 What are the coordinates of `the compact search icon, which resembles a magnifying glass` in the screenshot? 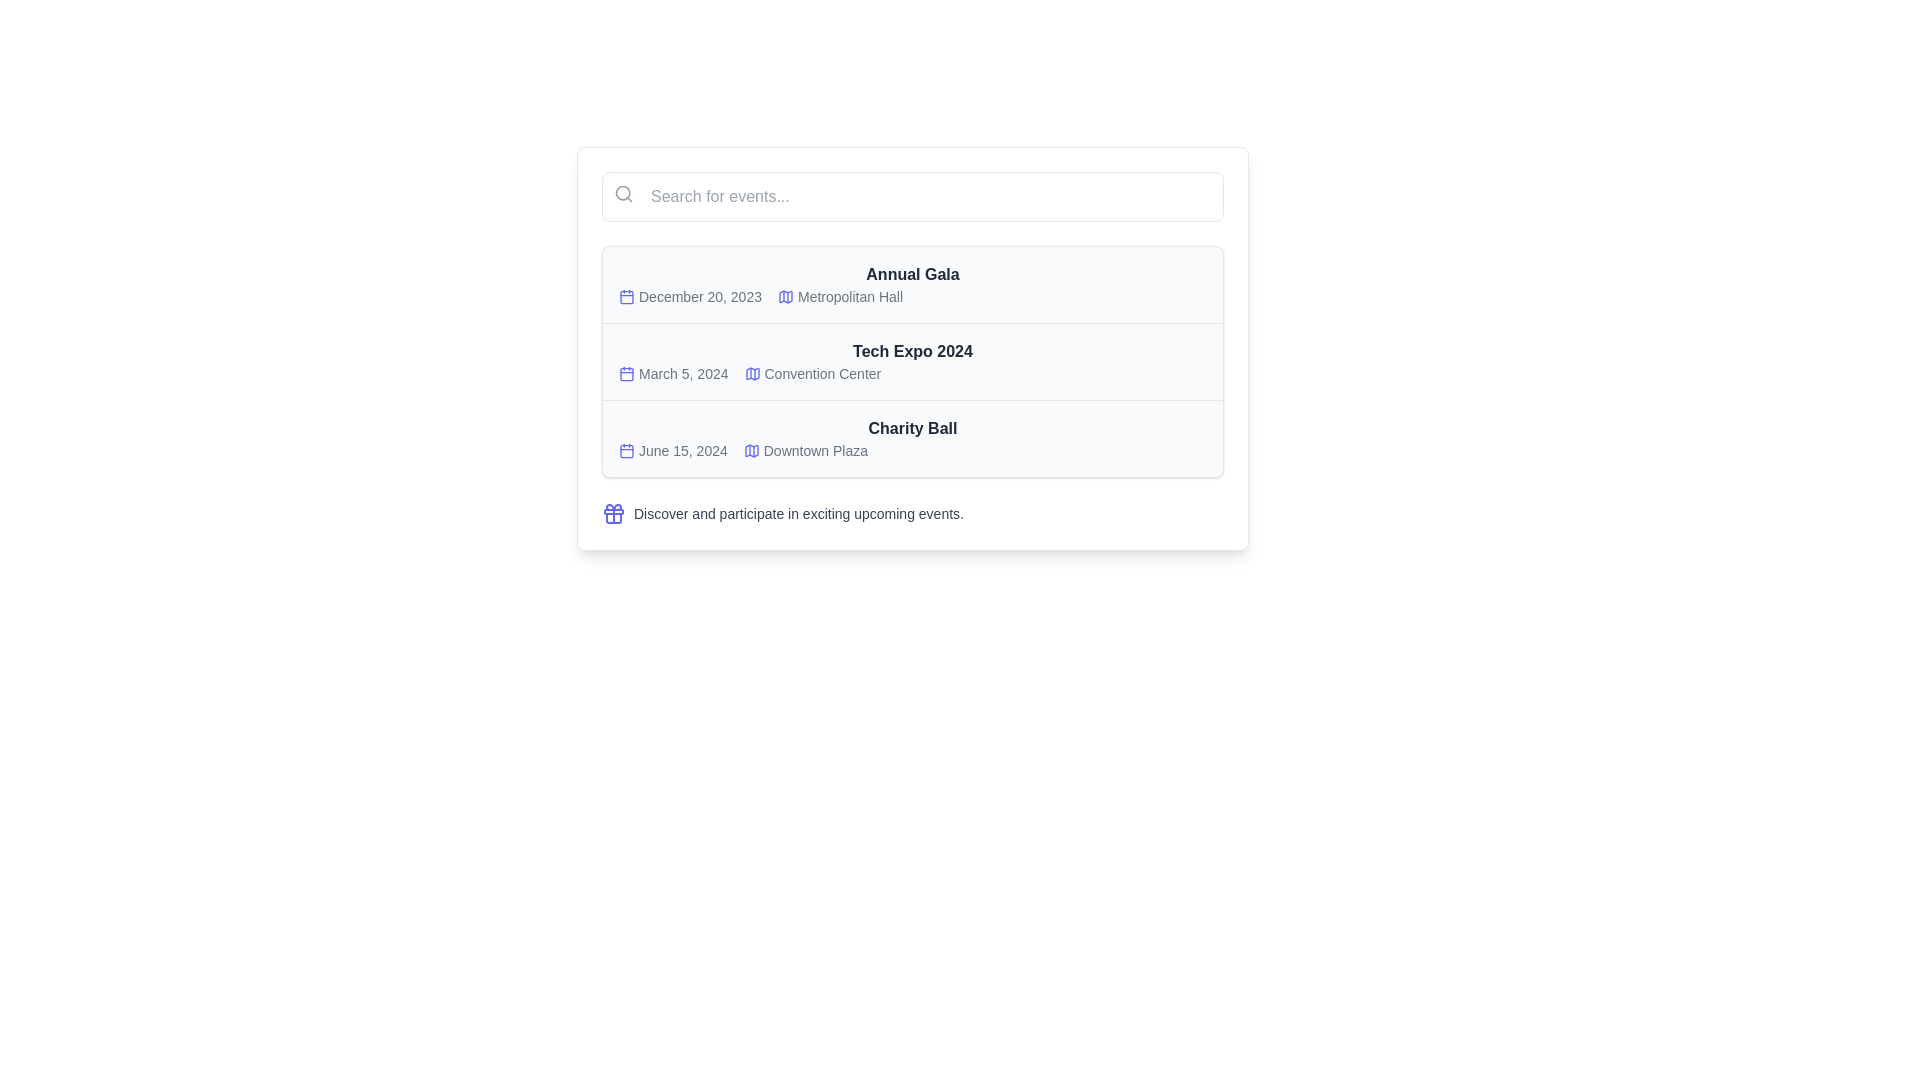 It's located at (623, 193).